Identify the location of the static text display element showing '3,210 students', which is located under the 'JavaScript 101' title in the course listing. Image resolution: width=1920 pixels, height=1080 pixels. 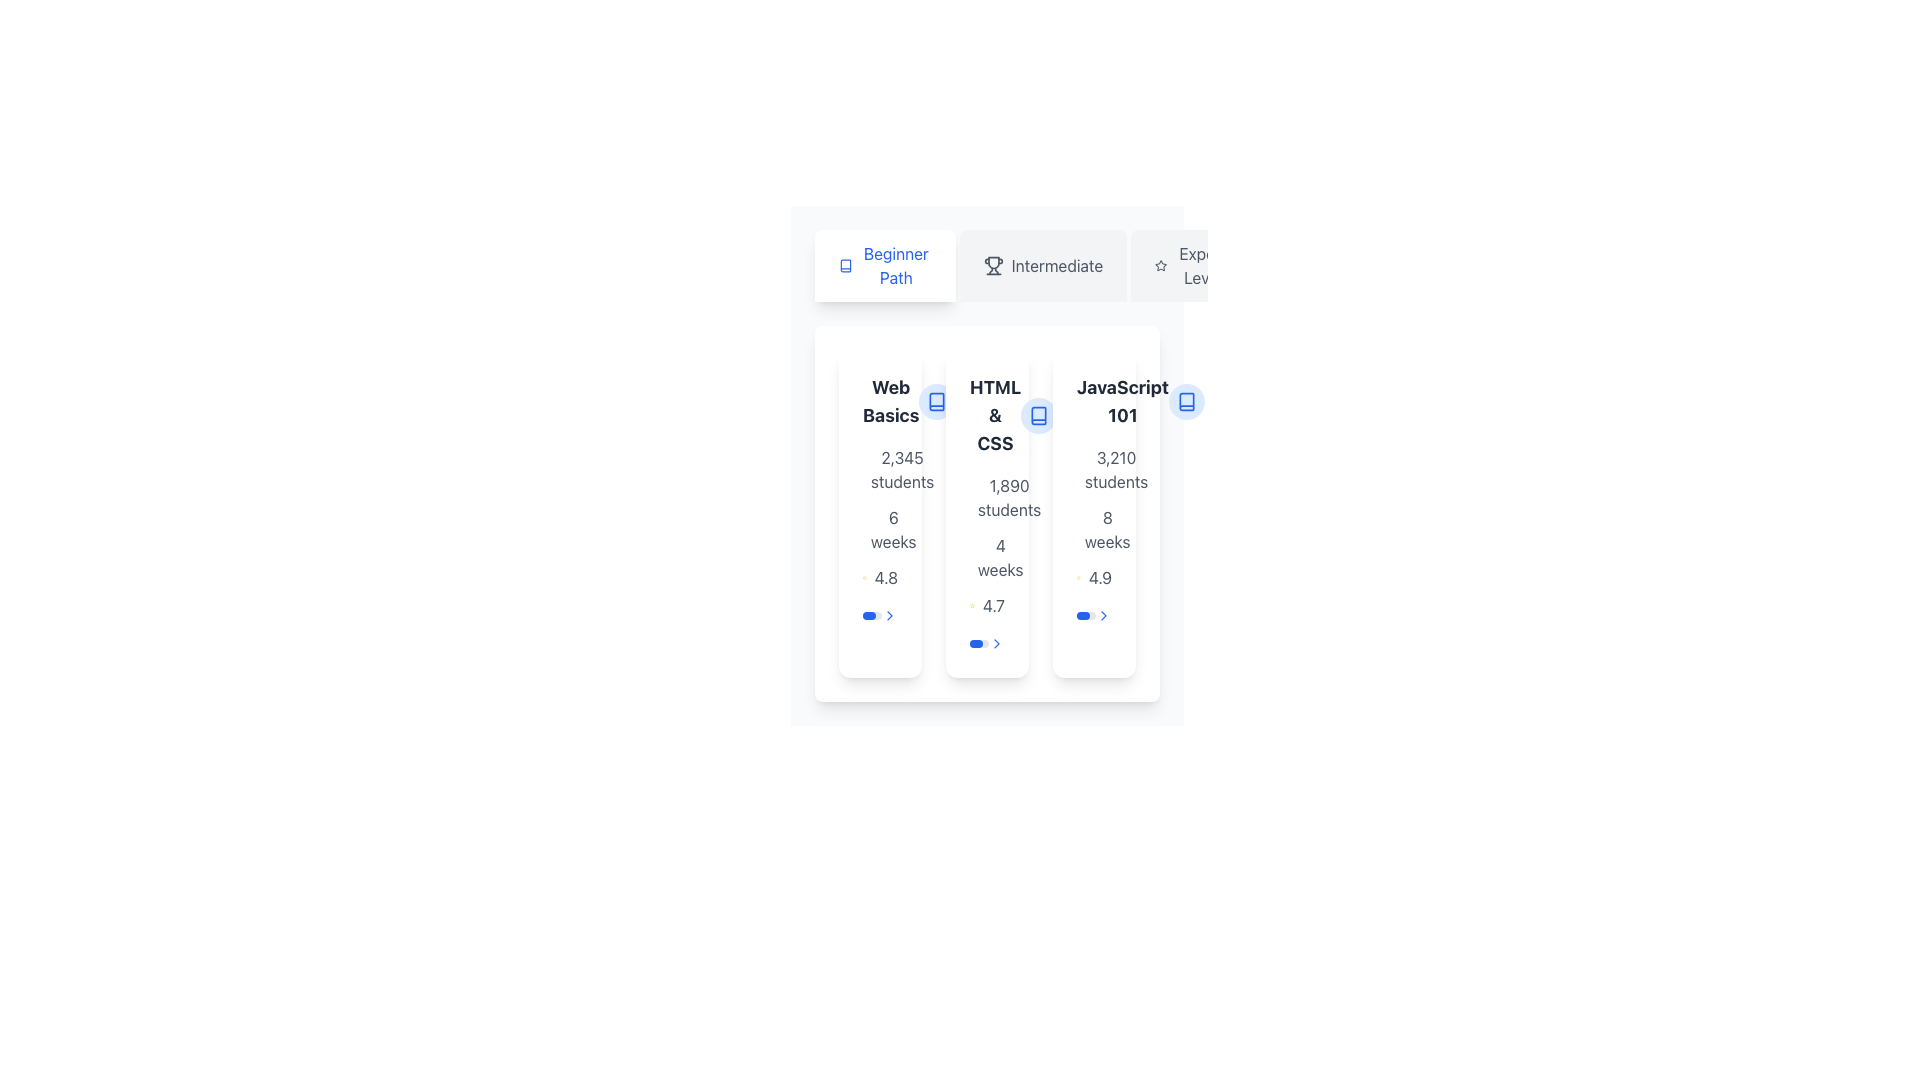
(1115, 470).